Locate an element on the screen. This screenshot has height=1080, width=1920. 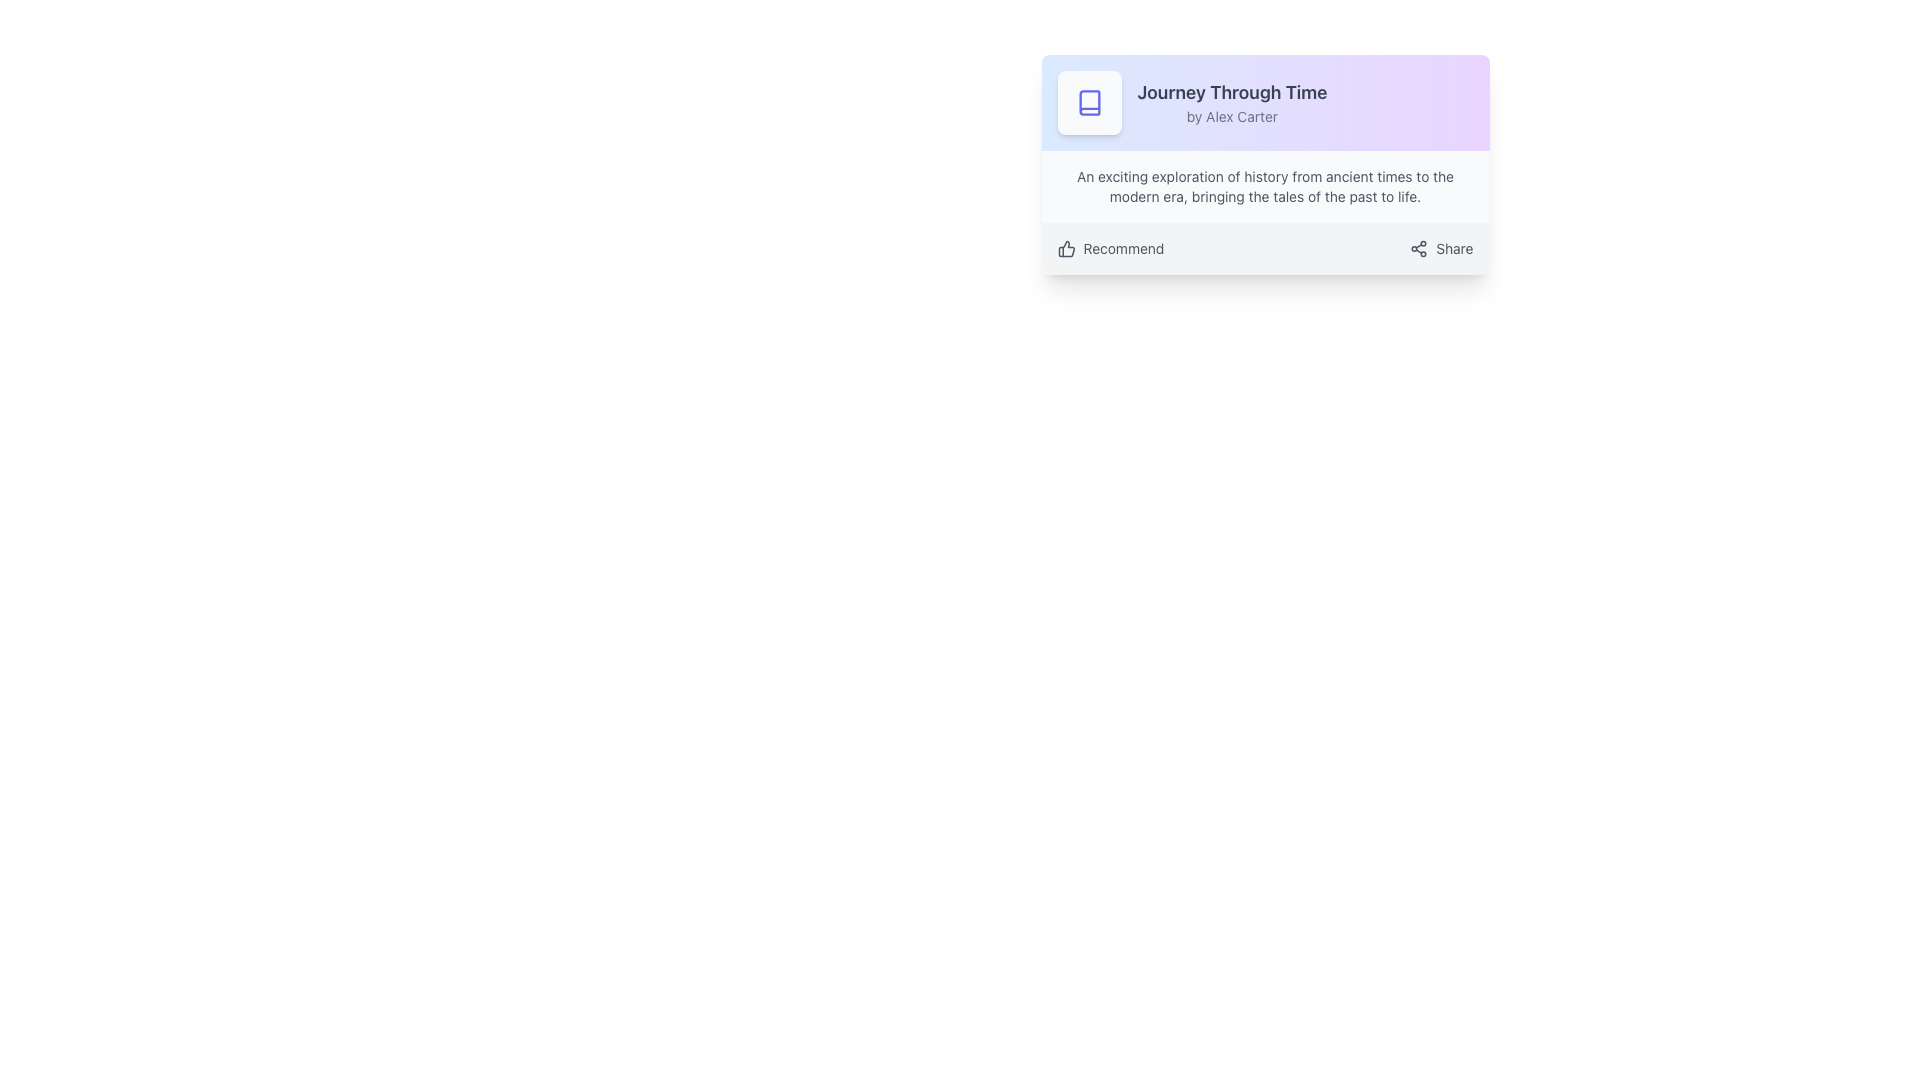
the Text Label displaying 'Journey Through Time' and 'by Alex Carter', which is centrally positioned in the layout, located to the right of the book icon is located at coordinates (1231, 103).